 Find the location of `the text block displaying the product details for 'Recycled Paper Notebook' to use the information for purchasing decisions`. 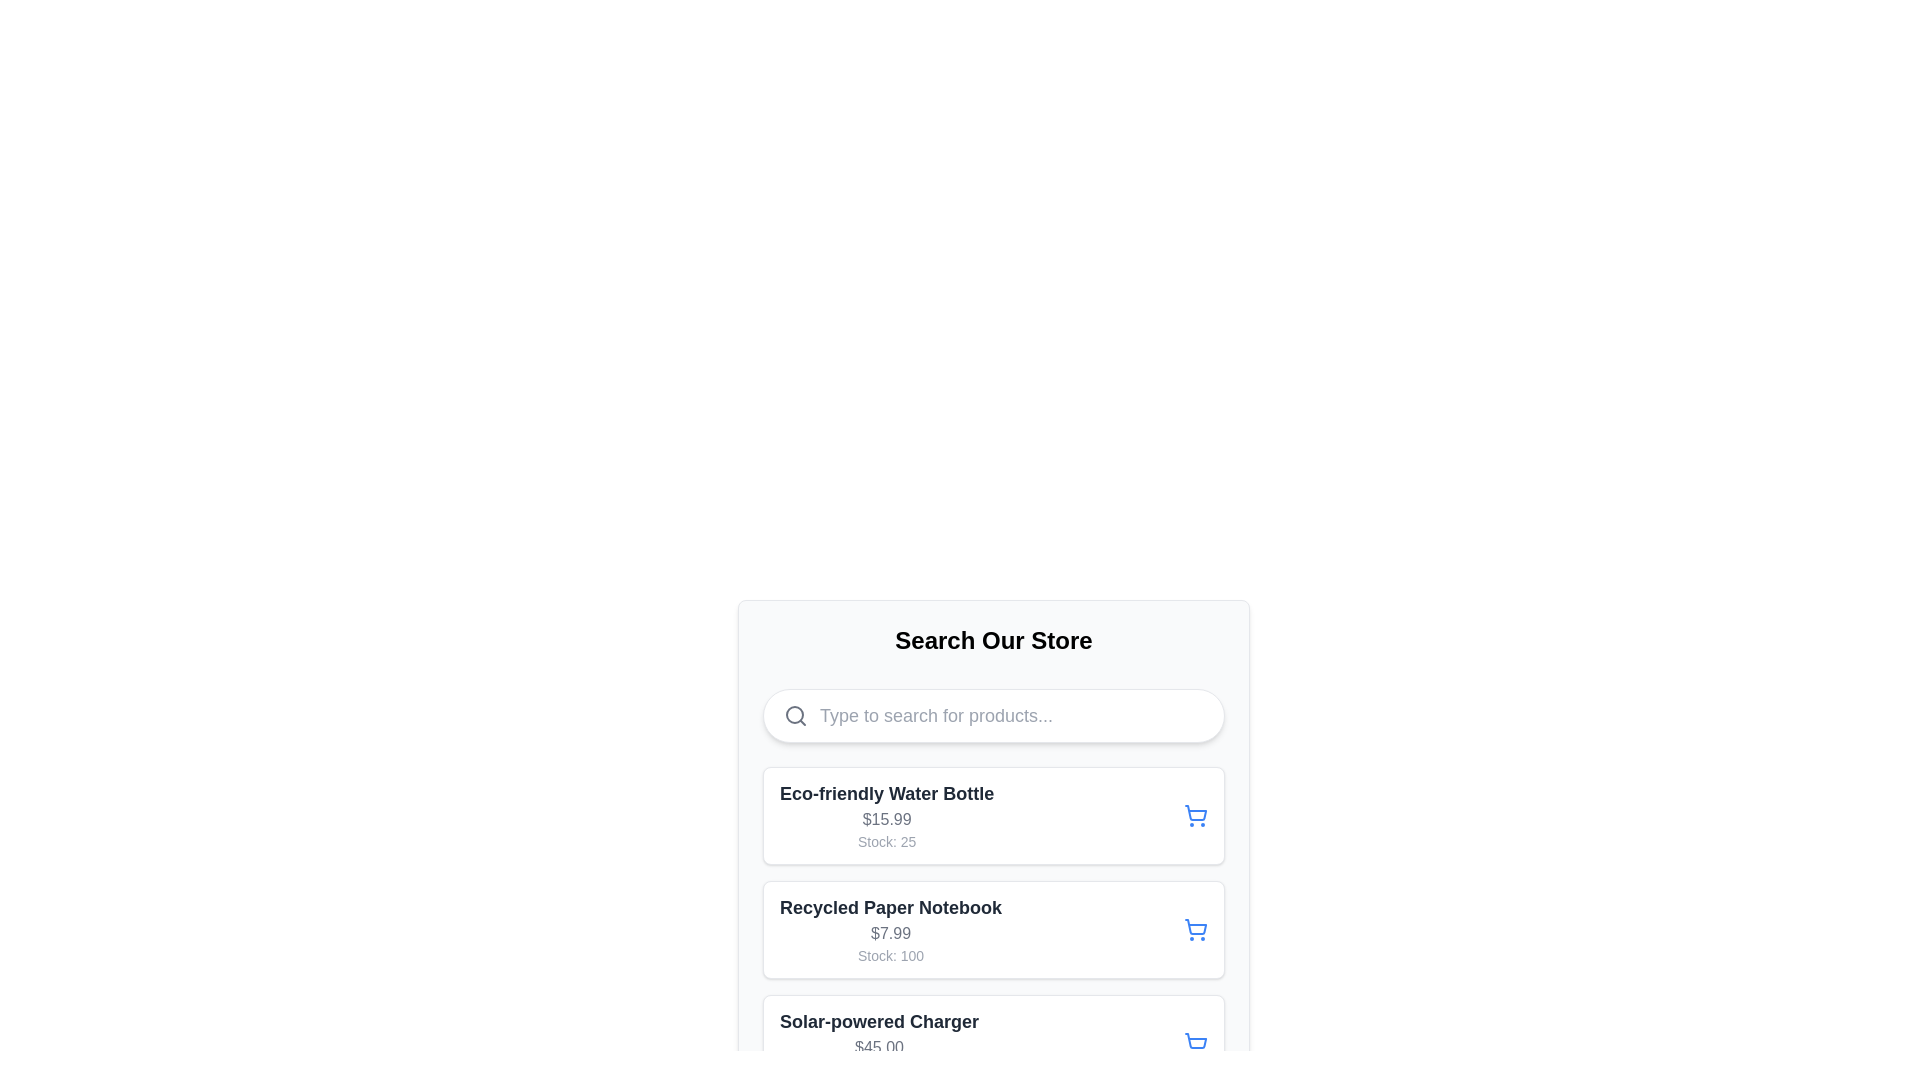

the text block displaying the product details for 'Recycled Paper Notebook' to use the information for purchasing decisions is located at coordinates (890, 929).